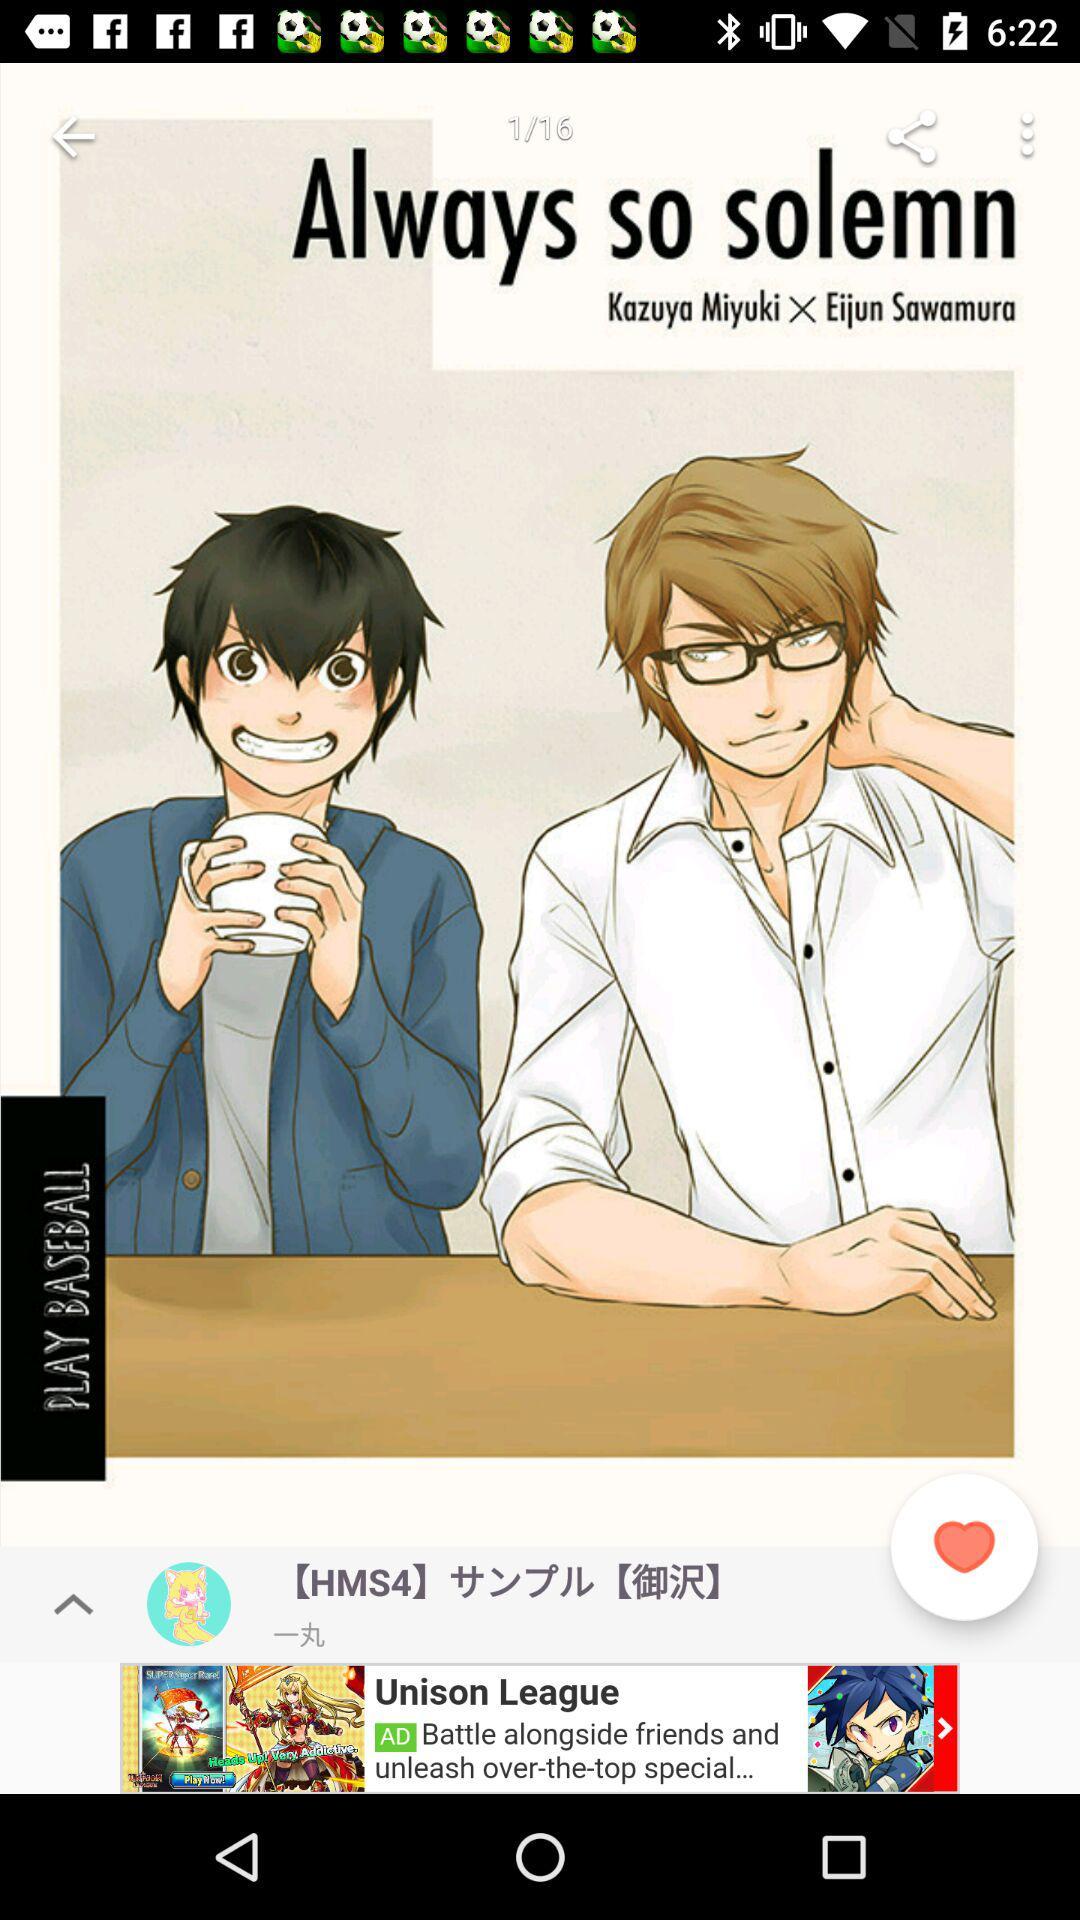  I want to click on mark as favorite, so click(963, 1546).